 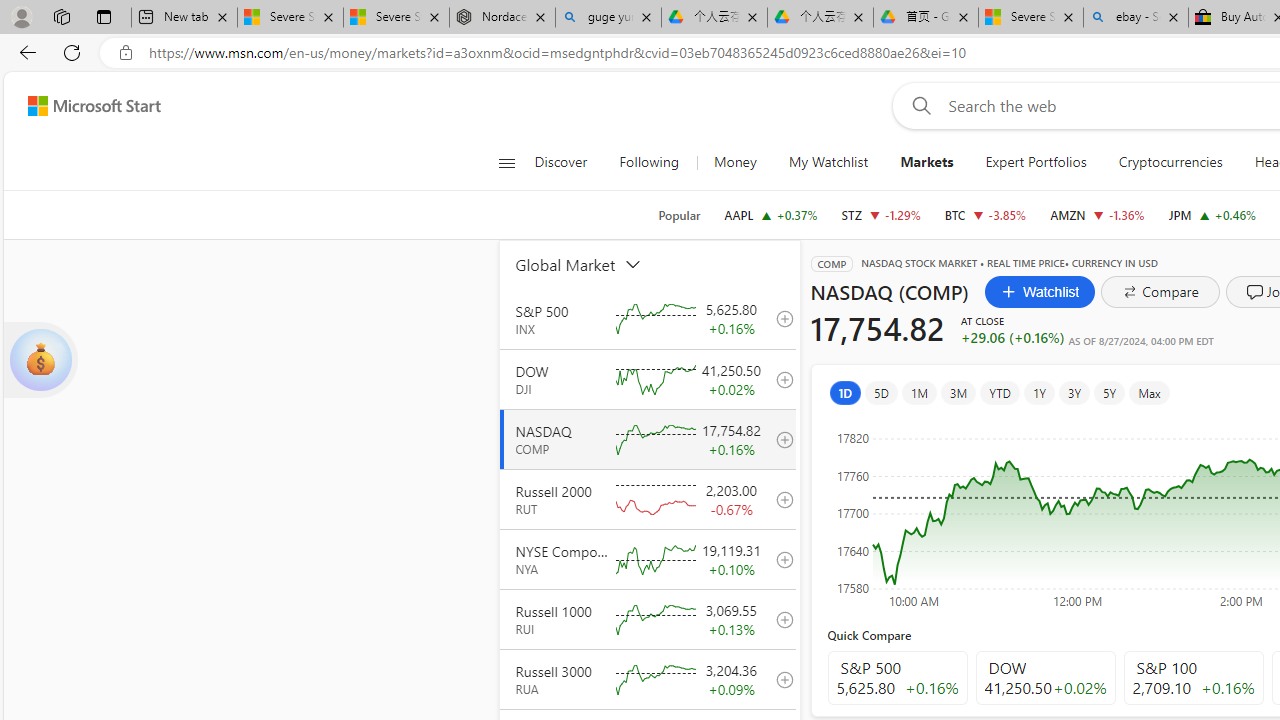 What do you see at coordinates (828, 162) in the screenshot?
I see `'My Watchlist'` at bounding box center [828, 162].